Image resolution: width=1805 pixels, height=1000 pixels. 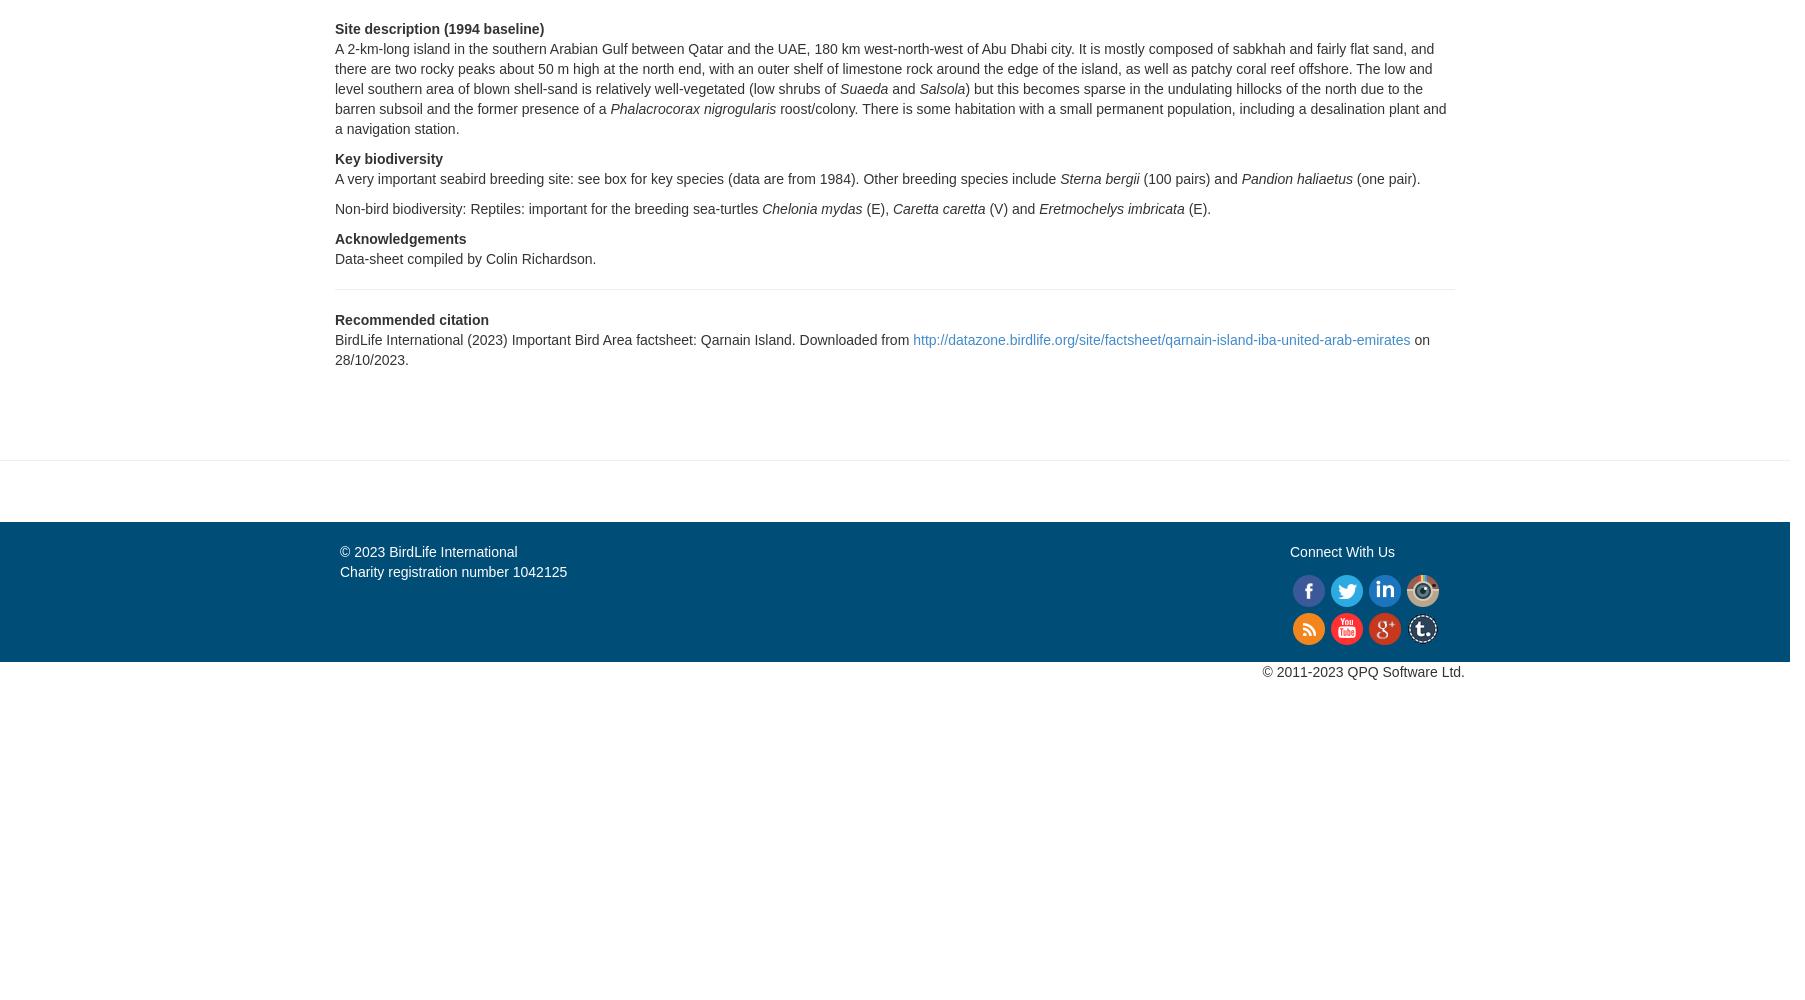 I want to click on '(V) and', so click(x=1011, y=208).